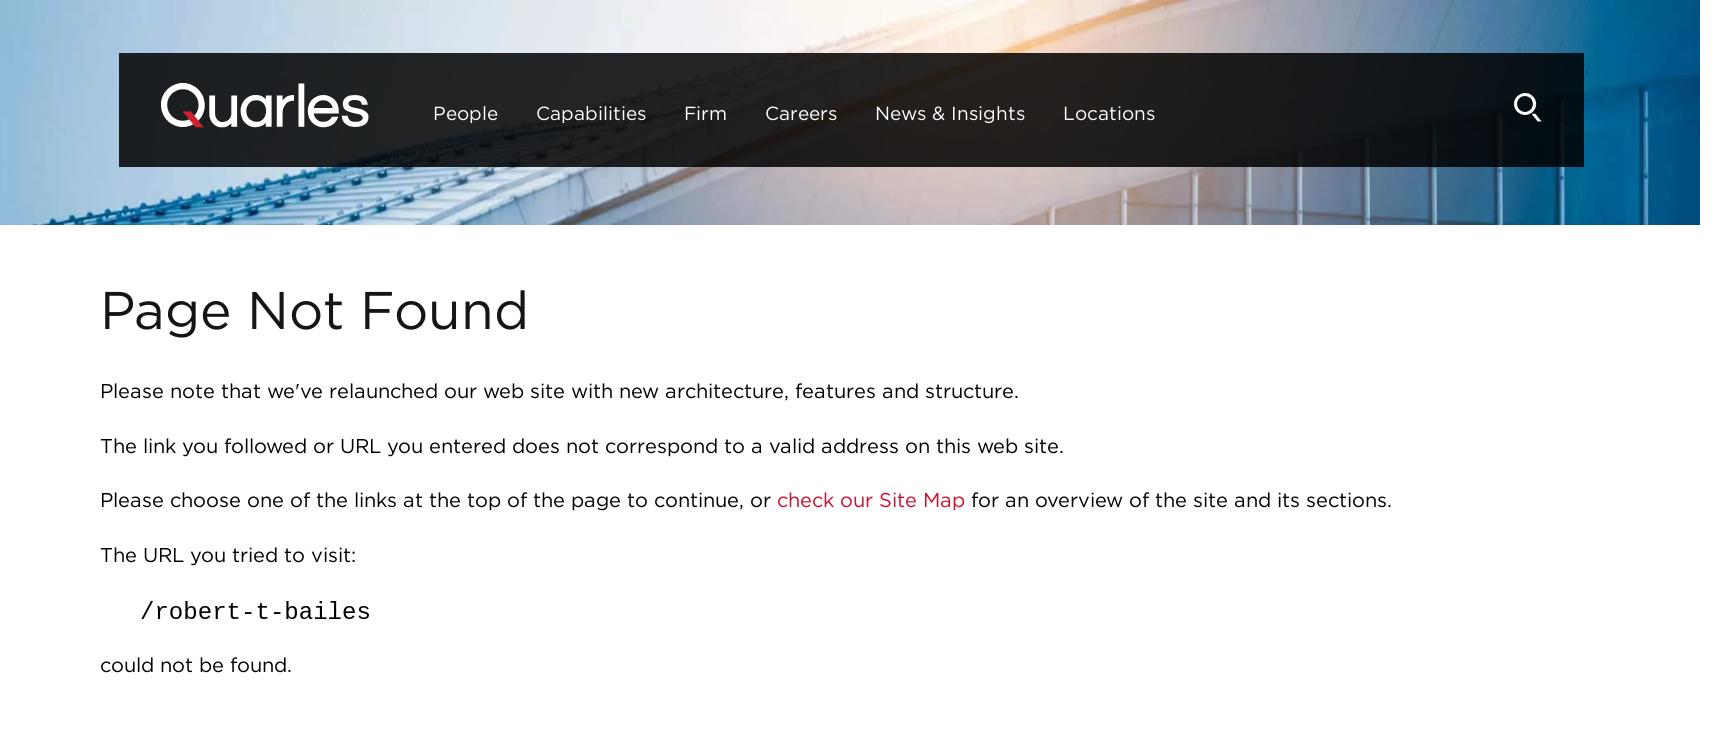 This screenshot has height=739, width=1722. What do you see at coordinates (739, 112) in the screenshot?
I see `'Careers'` at bounding box center [739, 112].